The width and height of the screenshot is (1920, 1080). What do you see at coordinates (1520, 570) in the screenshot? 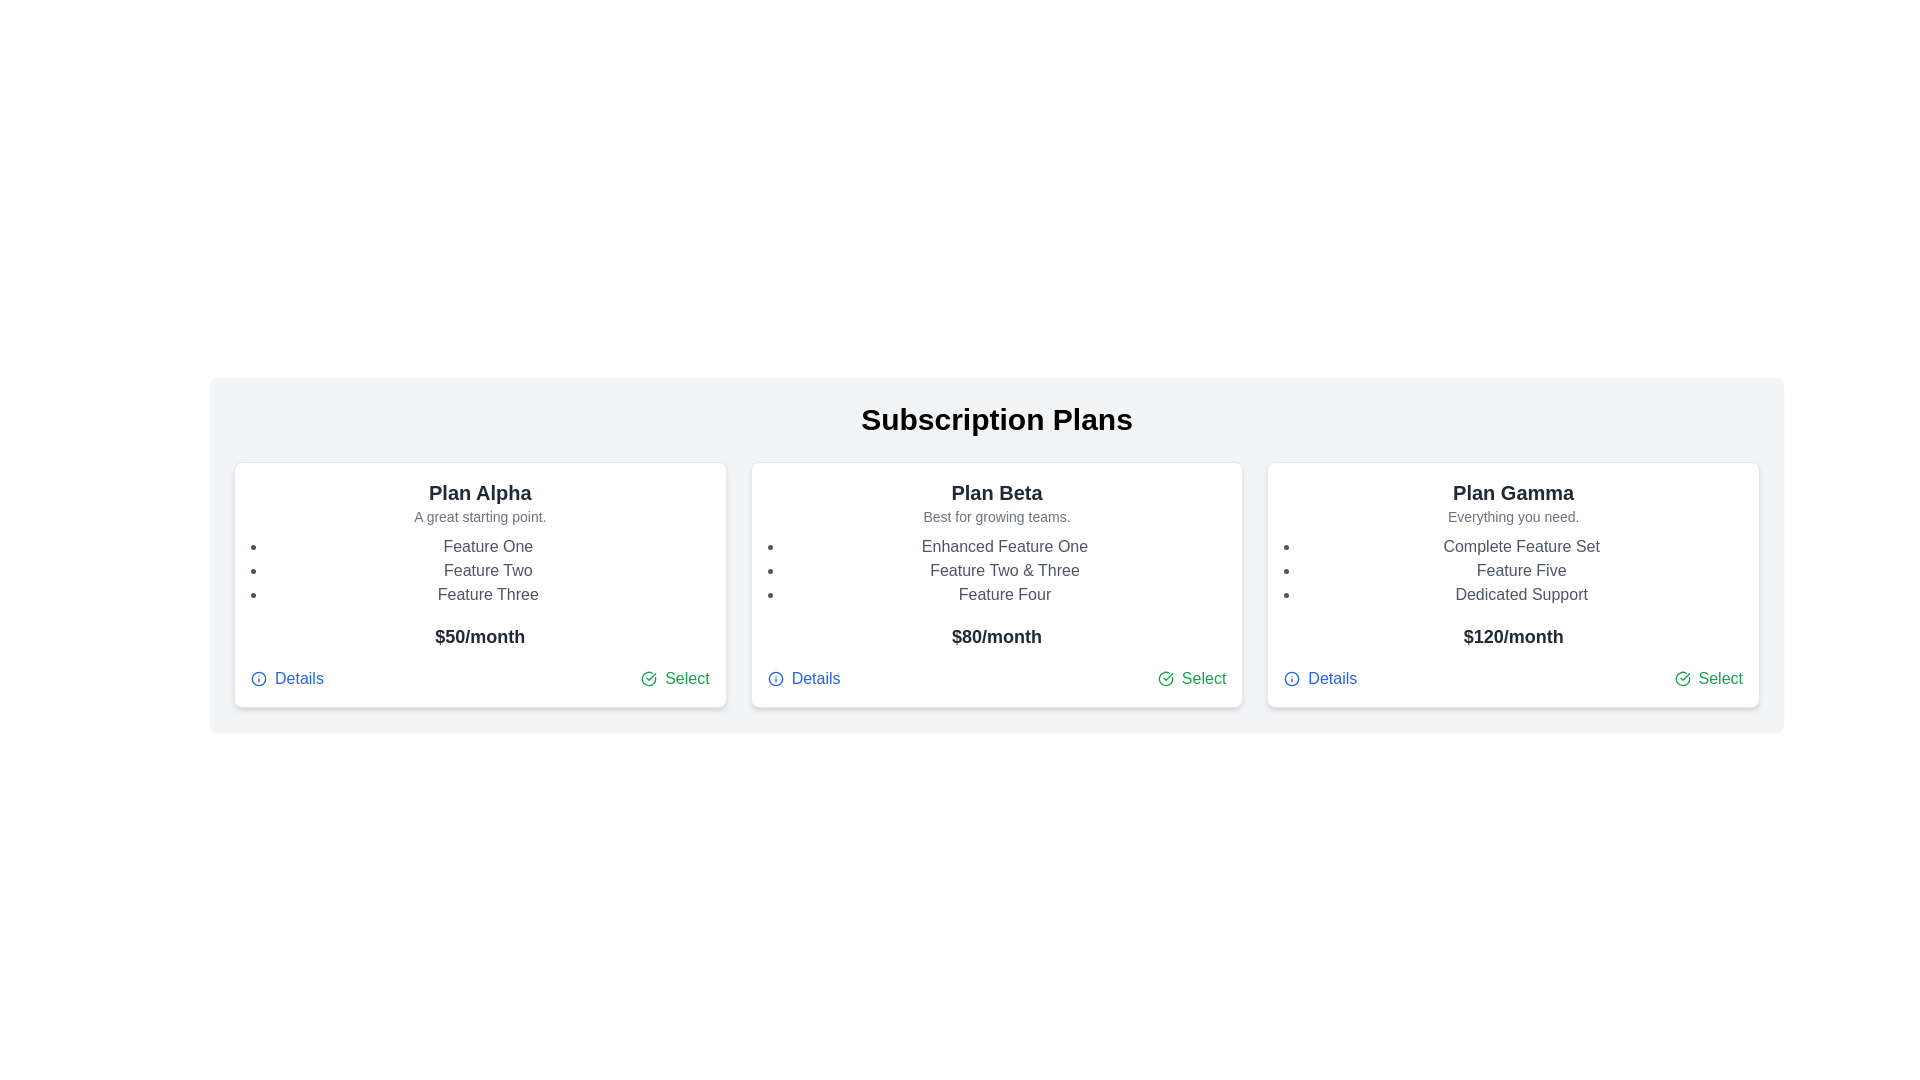
I see `the text list containing the items 'Complete Feature Set,' 'Feature Five,' and 'Dedicated Support' located below the header 'Plan Gamma' within the 'Plan Gamma' subscription card` at bounding box center [1520, 570].